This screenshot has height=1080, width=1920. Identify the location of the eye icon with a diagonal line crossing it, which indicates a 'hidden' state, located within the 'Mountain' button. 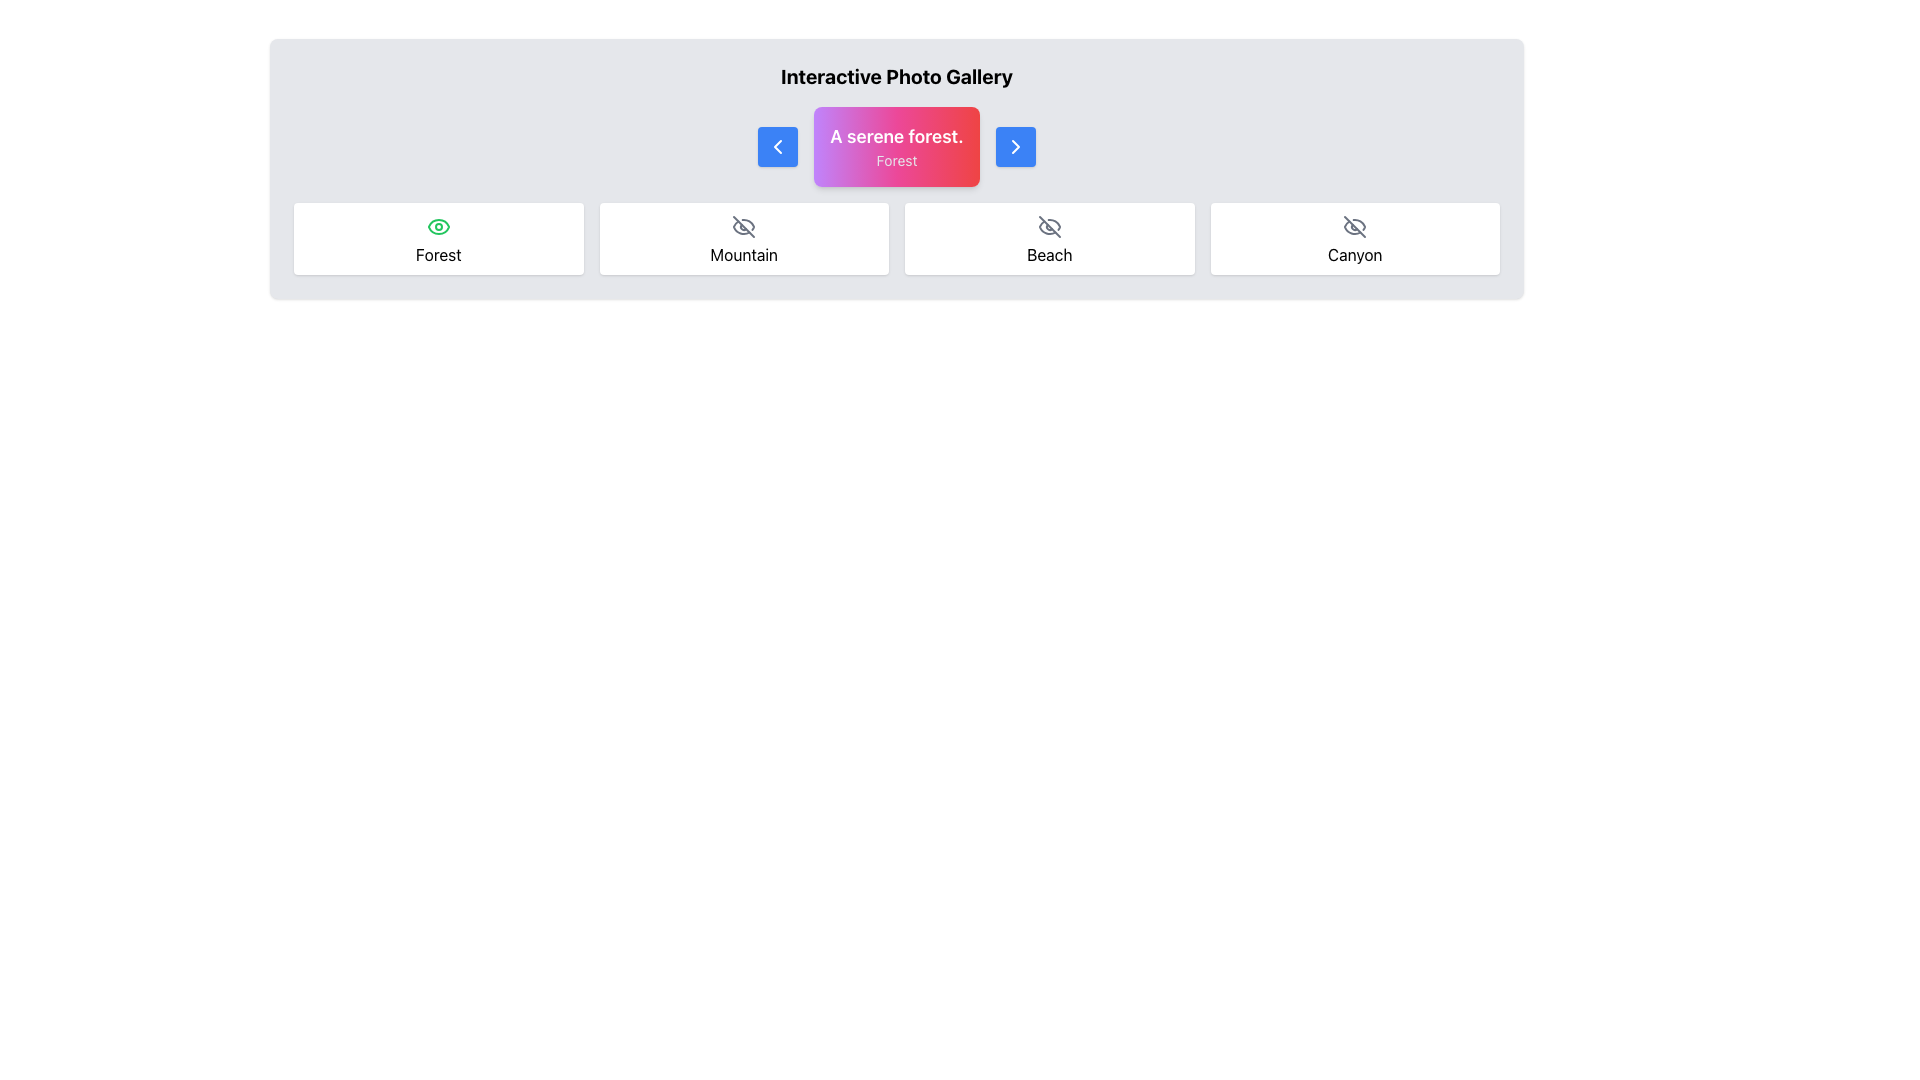
(743, 226).